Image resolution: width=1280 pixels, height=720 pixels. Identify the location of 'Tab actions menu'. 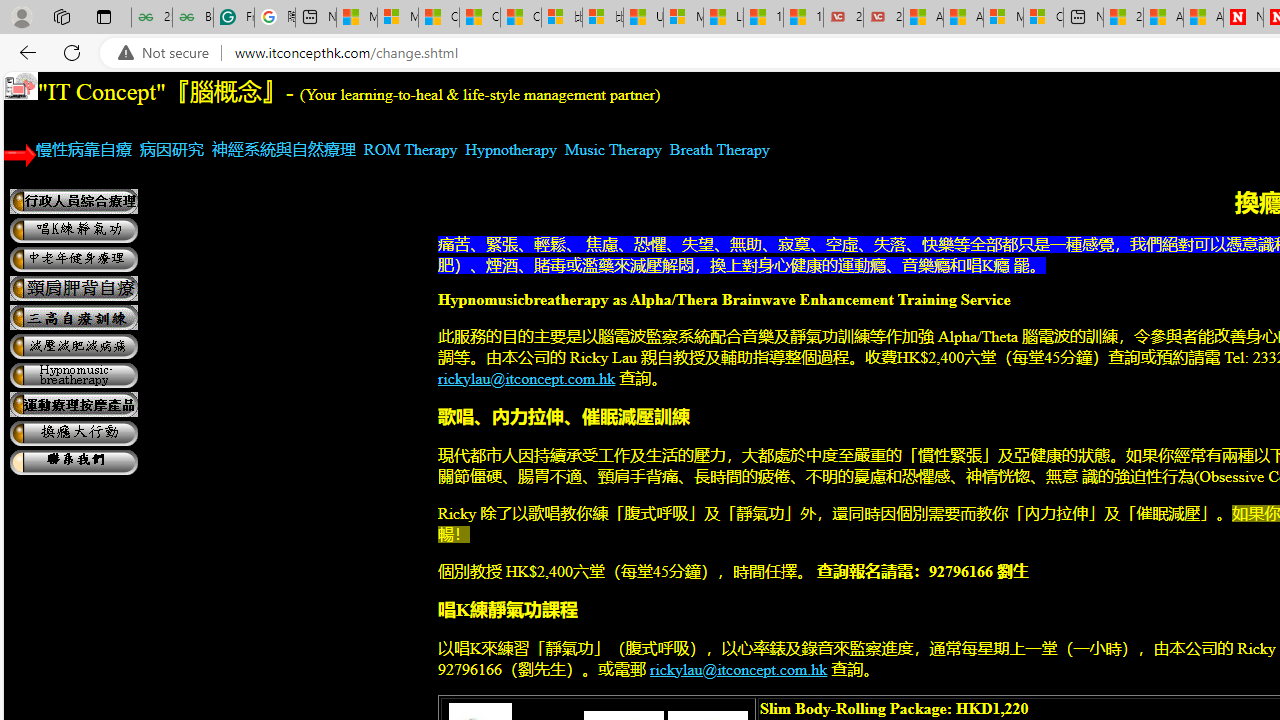
(103, 16).